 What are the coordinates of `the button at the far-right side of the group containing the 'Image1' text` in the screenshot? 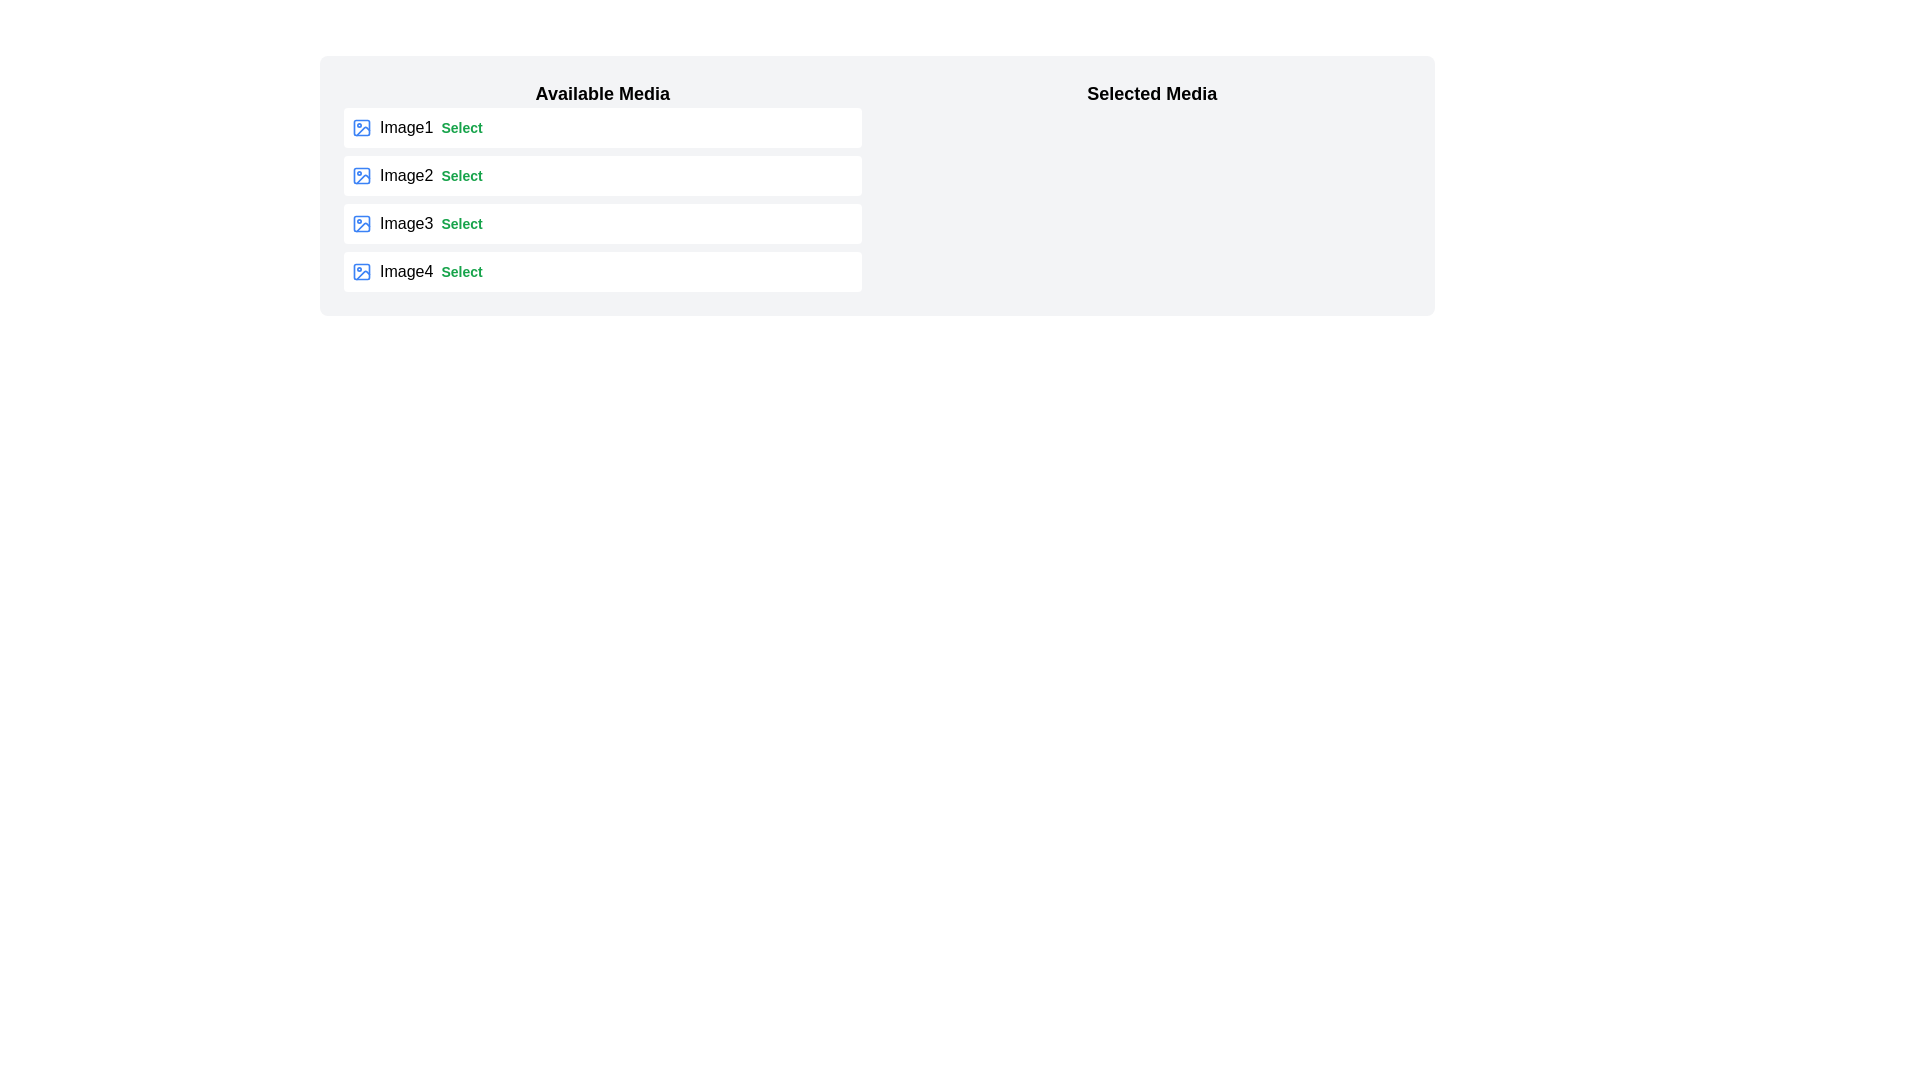 It's located at (460, 127).